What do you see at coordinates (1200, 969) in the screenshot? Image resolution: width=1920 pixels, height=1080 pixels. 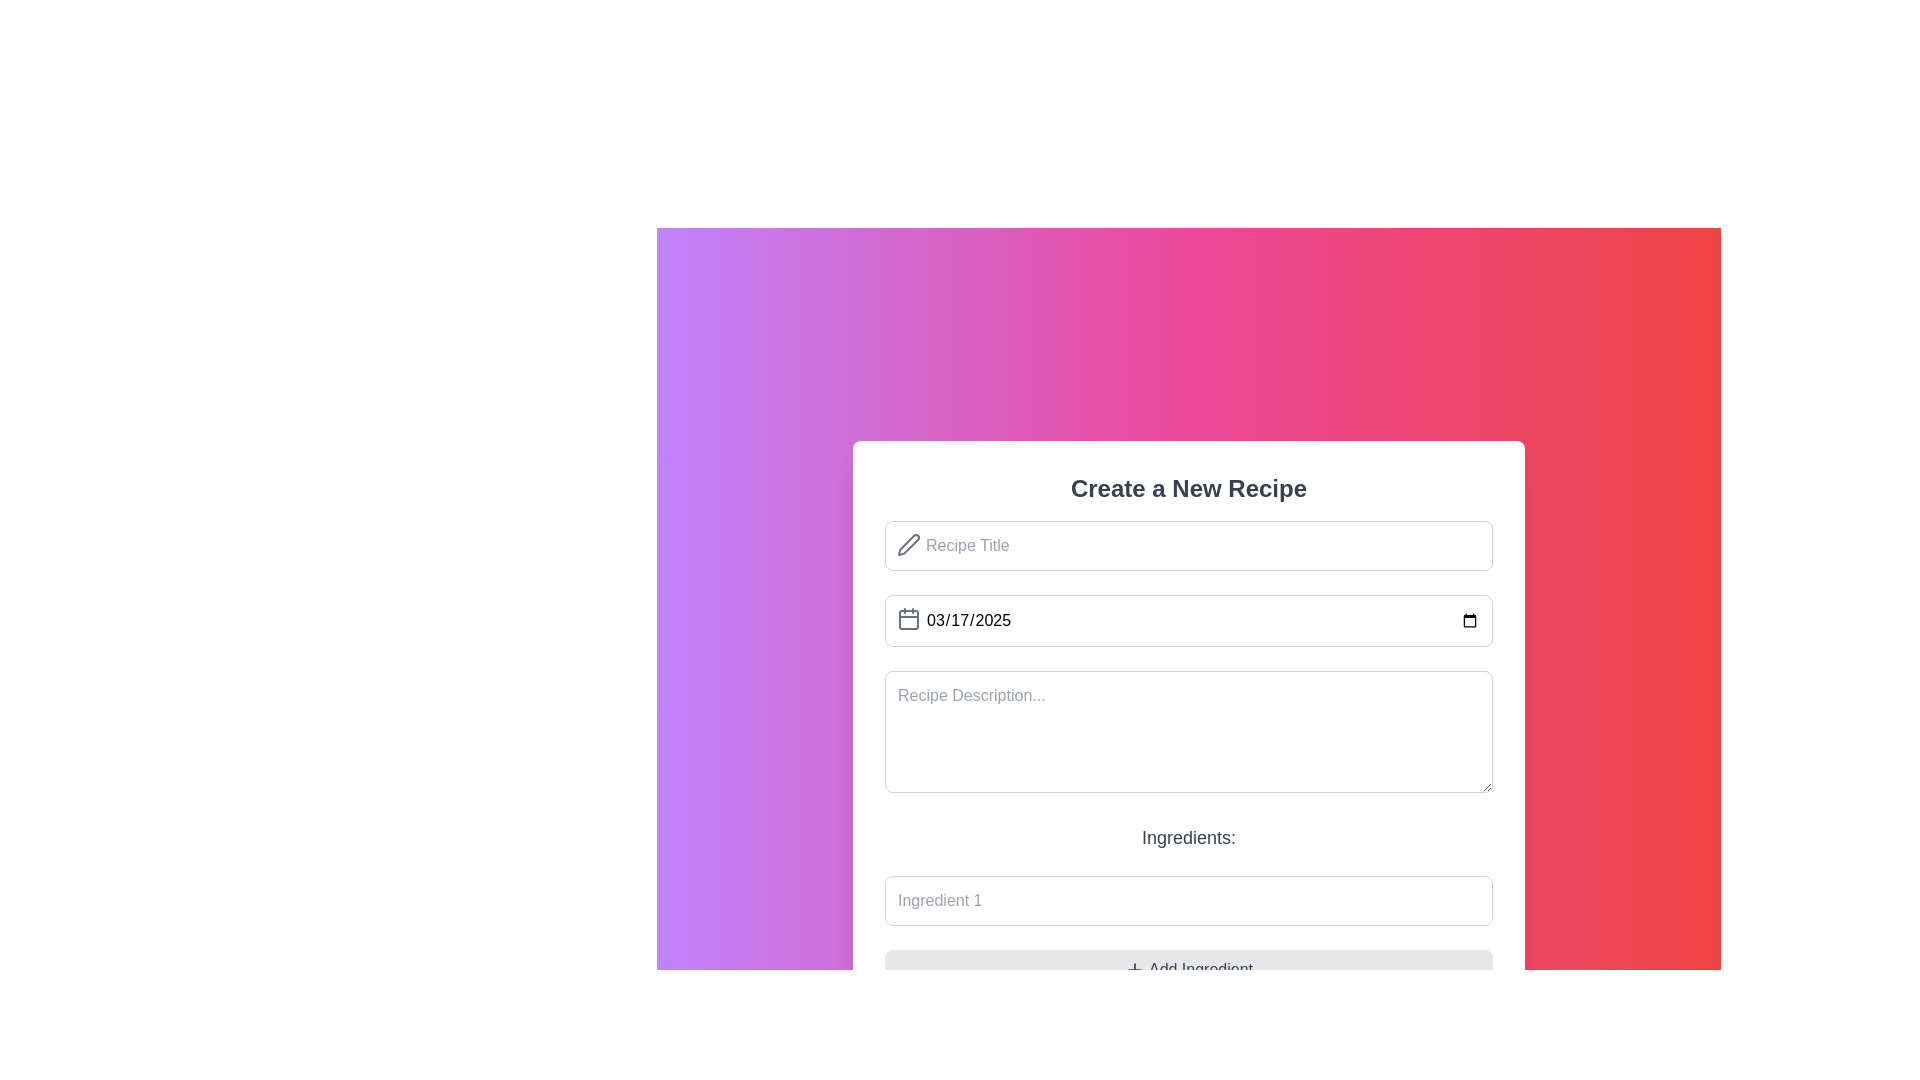 I see `the button that adds another ingredient to the list by navigating through tab key` at bounding box center [1200, 969].